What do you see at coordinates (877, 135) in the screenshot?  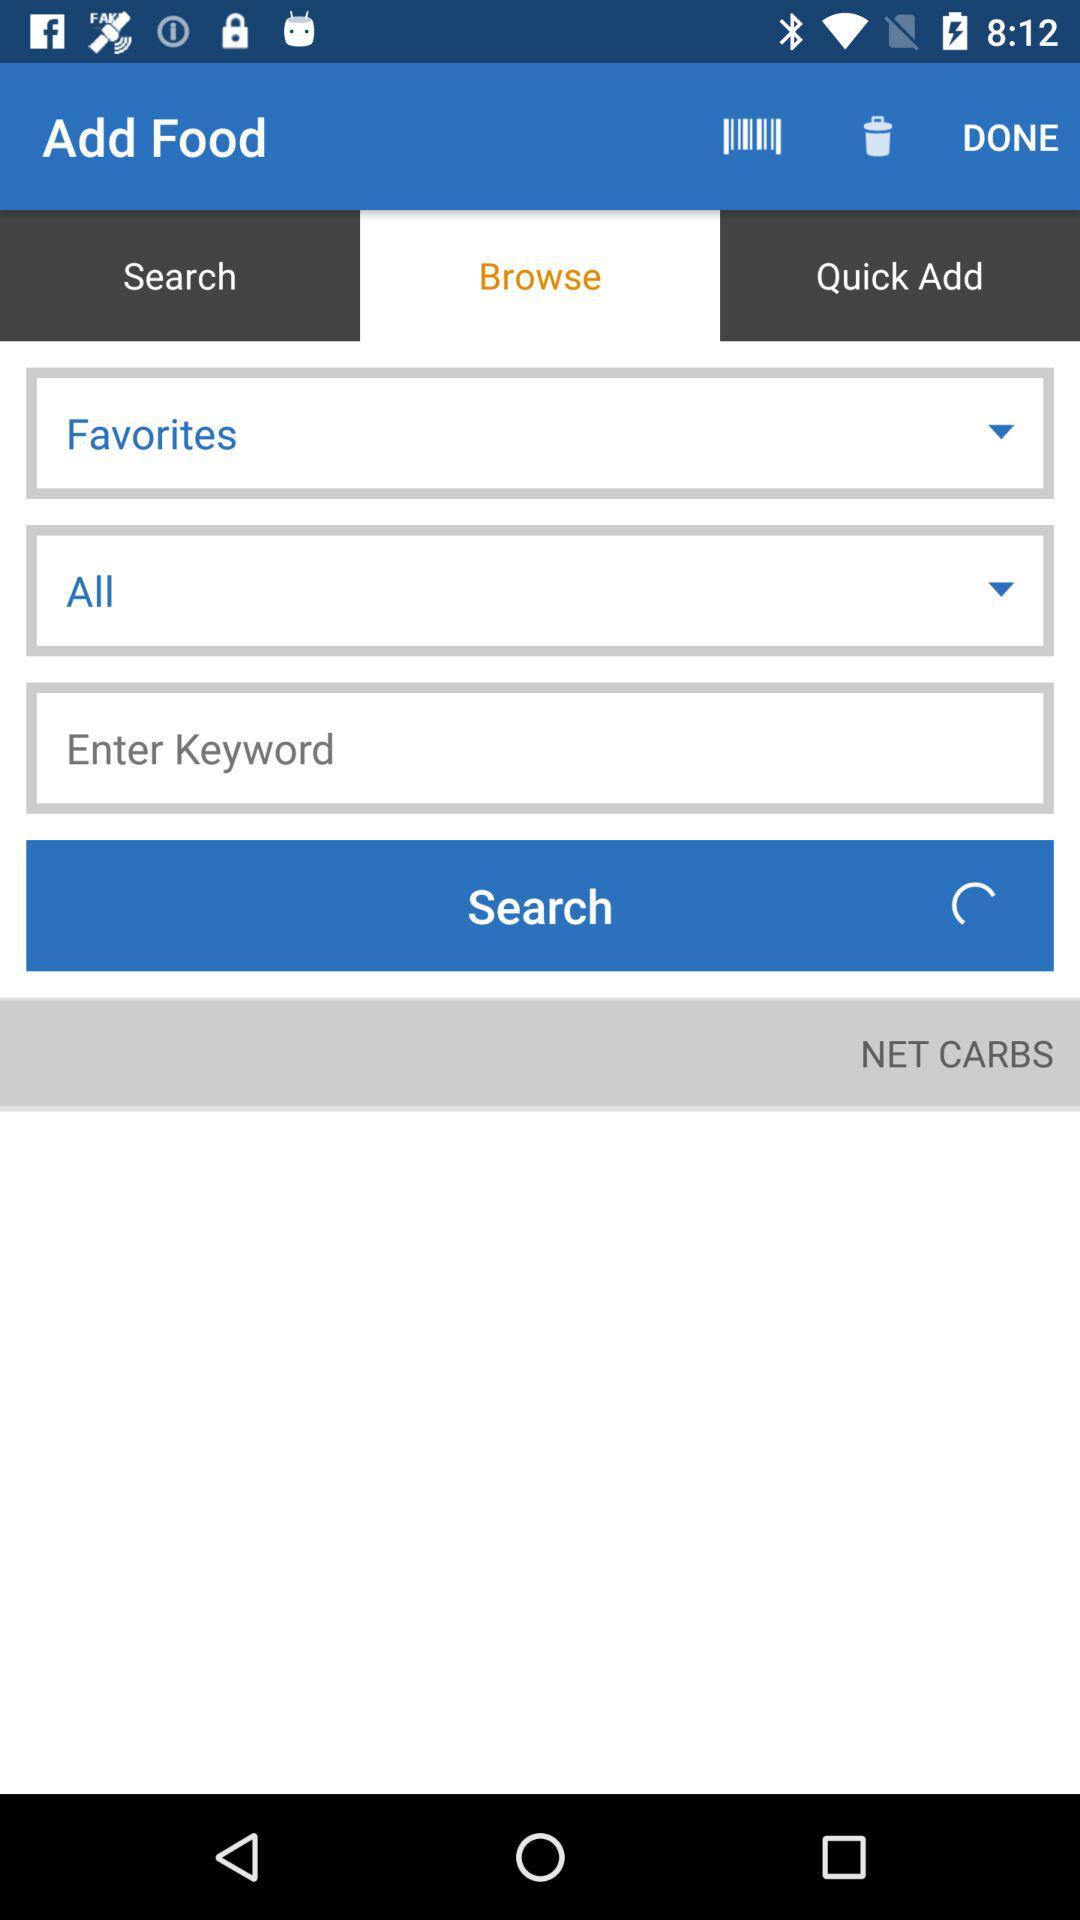 I see `the icon next to the done` at bounding box center [877, 135].